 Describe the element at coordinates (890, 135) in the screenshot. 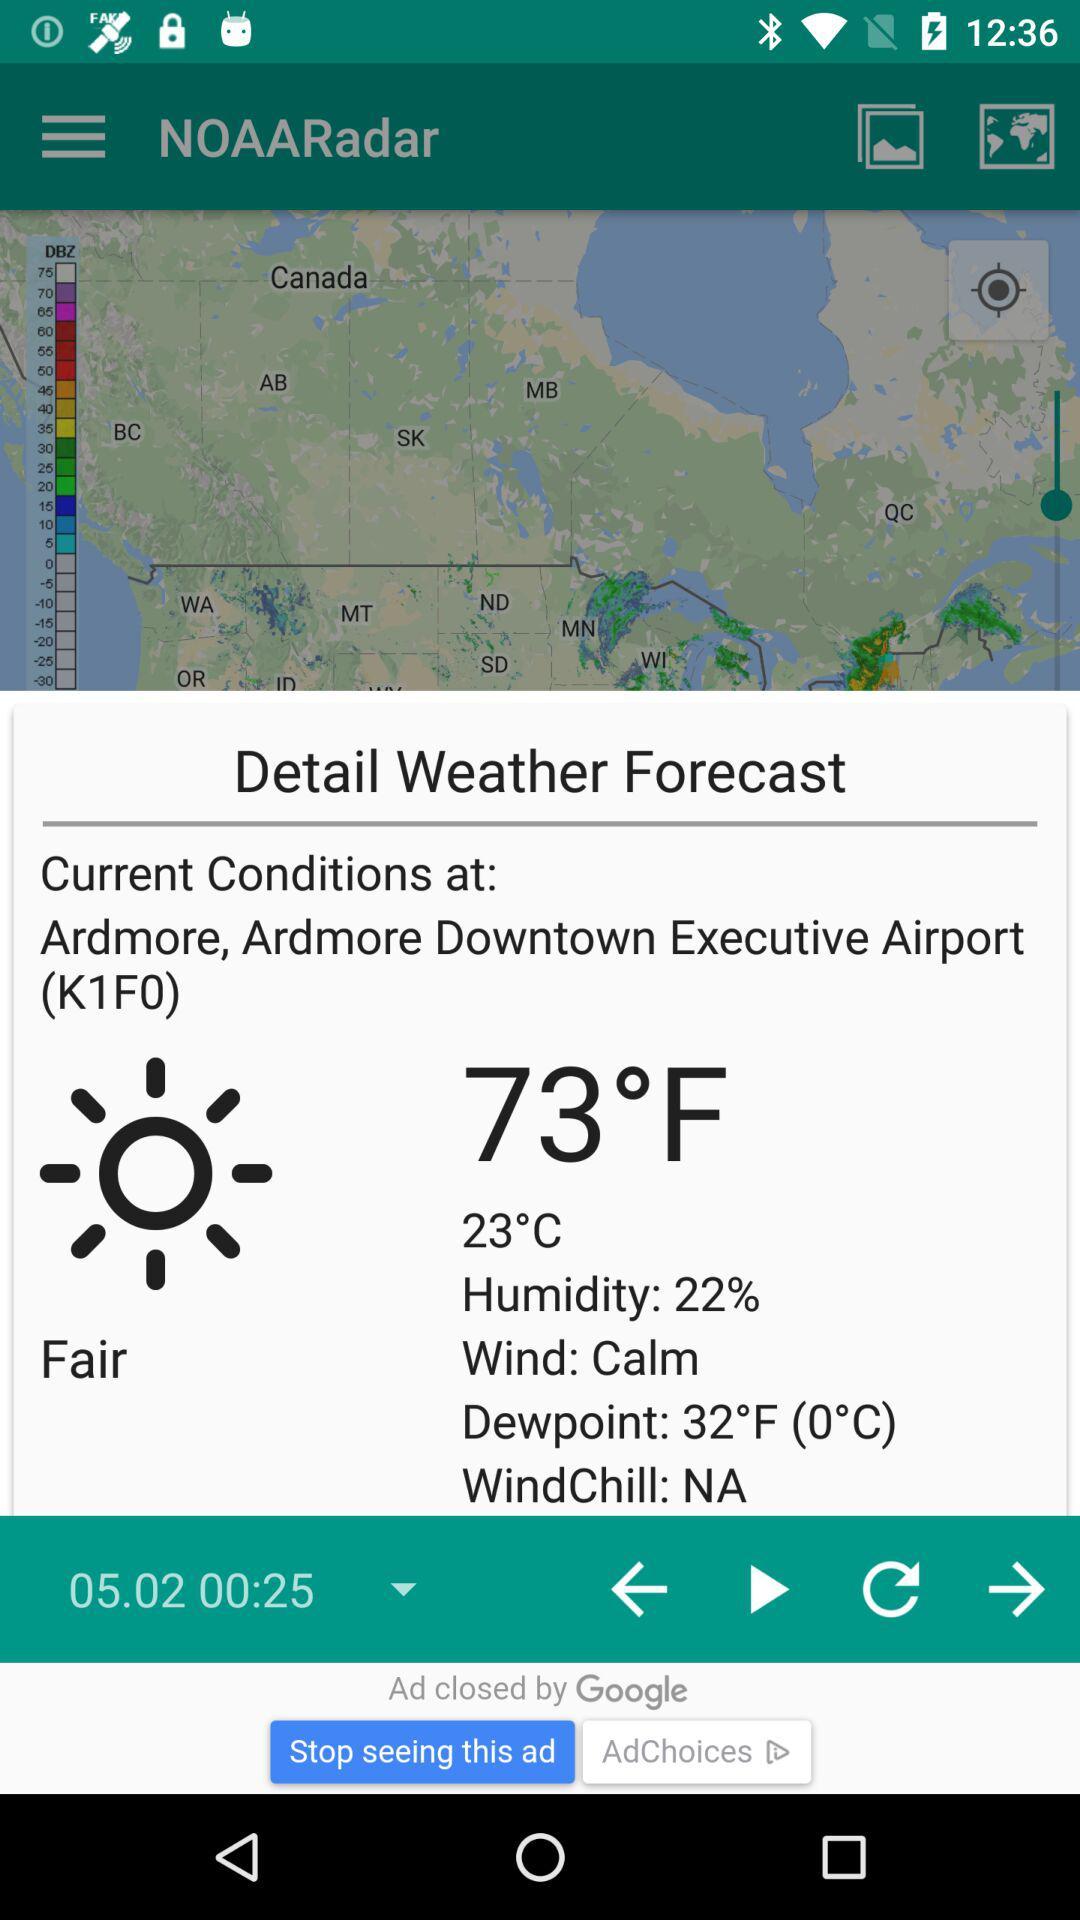

I see `app next to the noaaradar` at that location.